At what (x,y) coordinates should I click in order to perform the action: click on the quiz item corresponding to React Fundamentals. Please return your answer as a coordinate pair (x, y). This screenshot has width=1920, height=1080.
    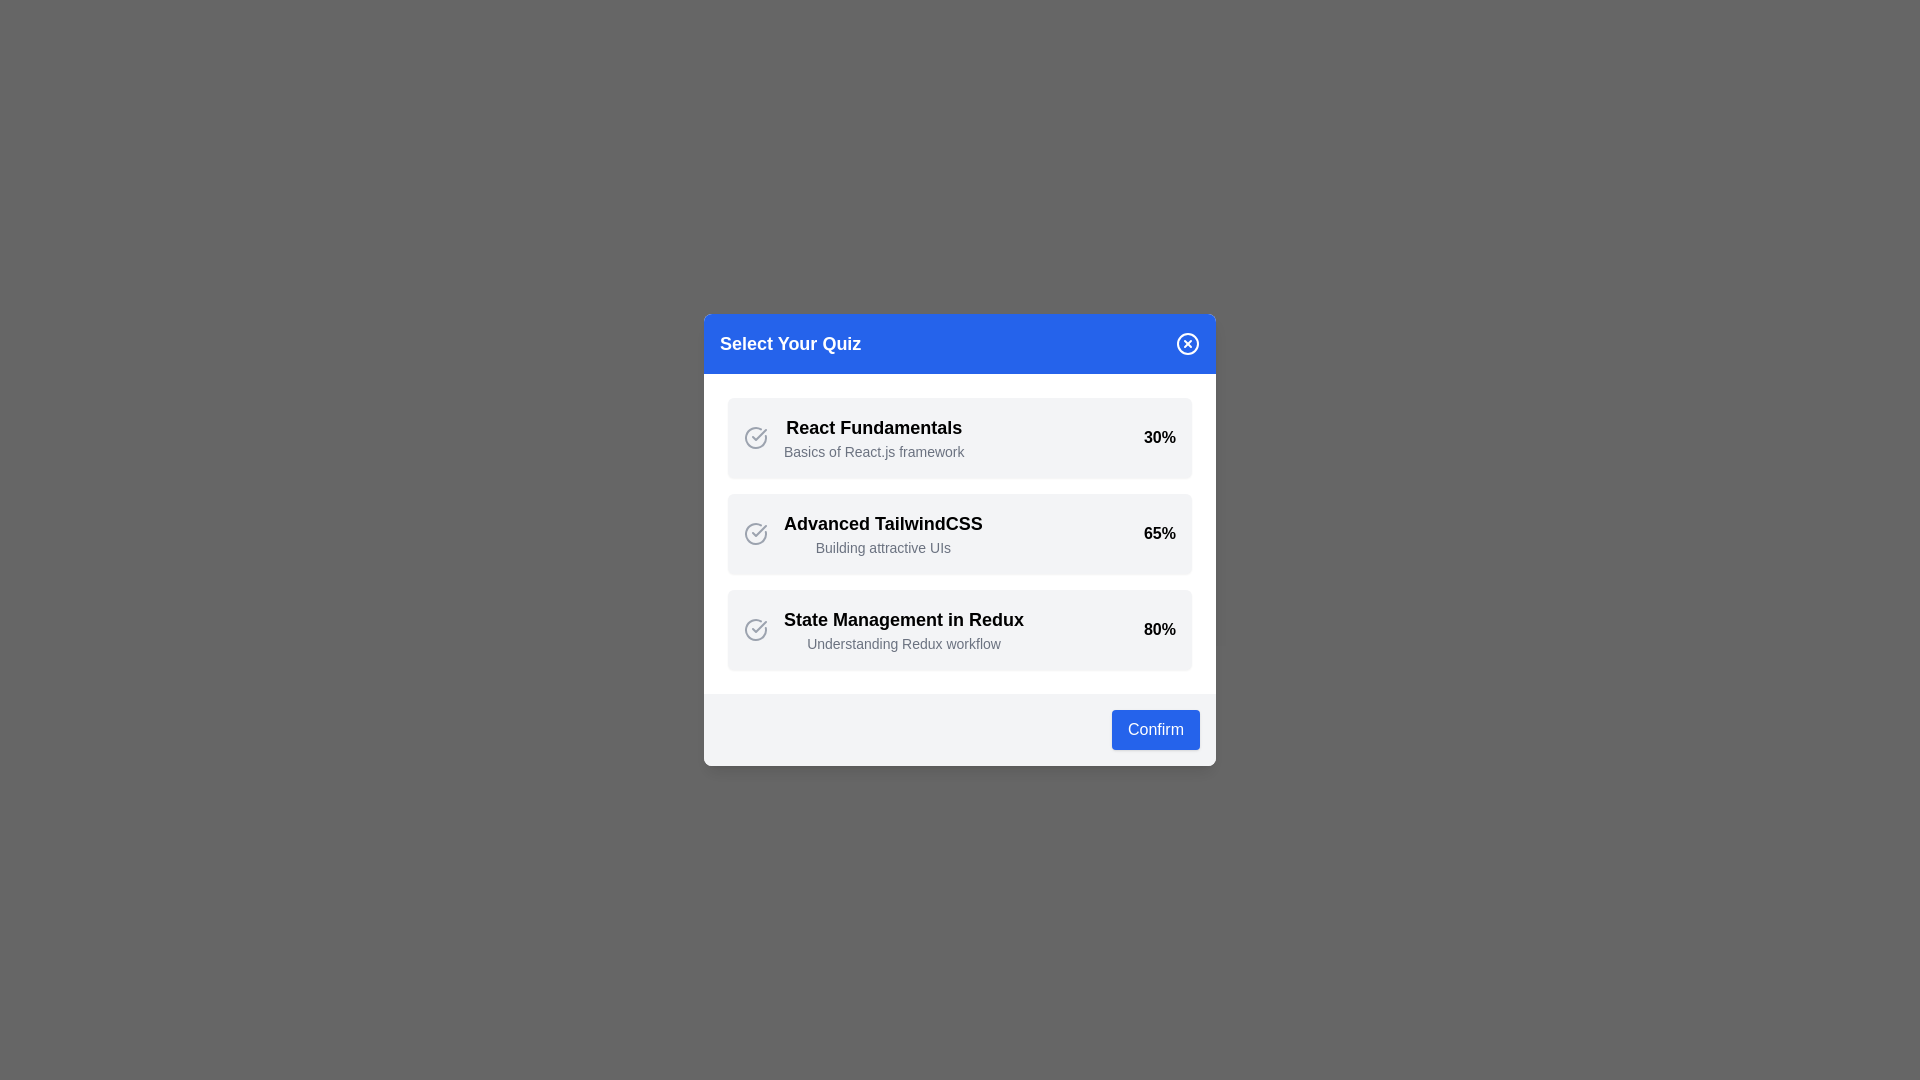
    Looking at the image, I should click on (960, 437).